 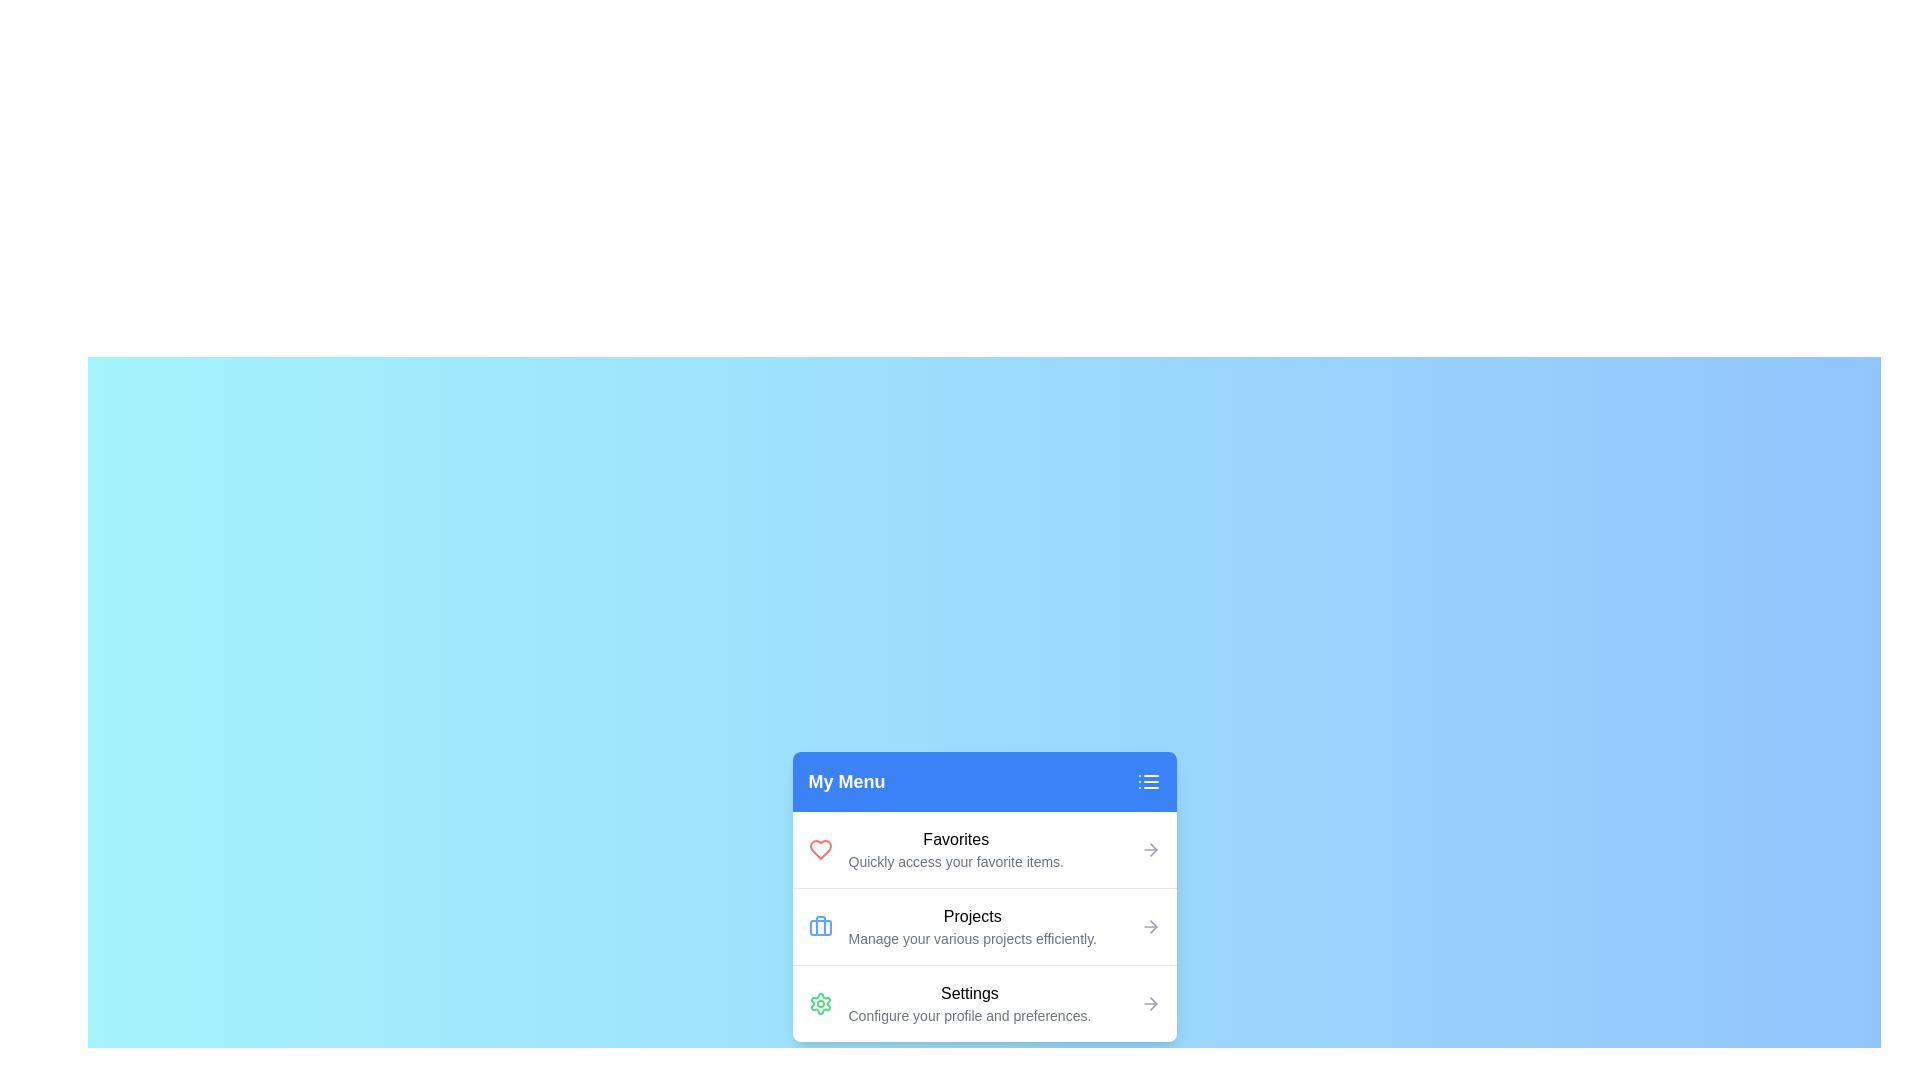 What do you see at coordinates (984, 849) in the screenshot?
I see `the menu item labeled Favorites` at bounding box center [984, 849].